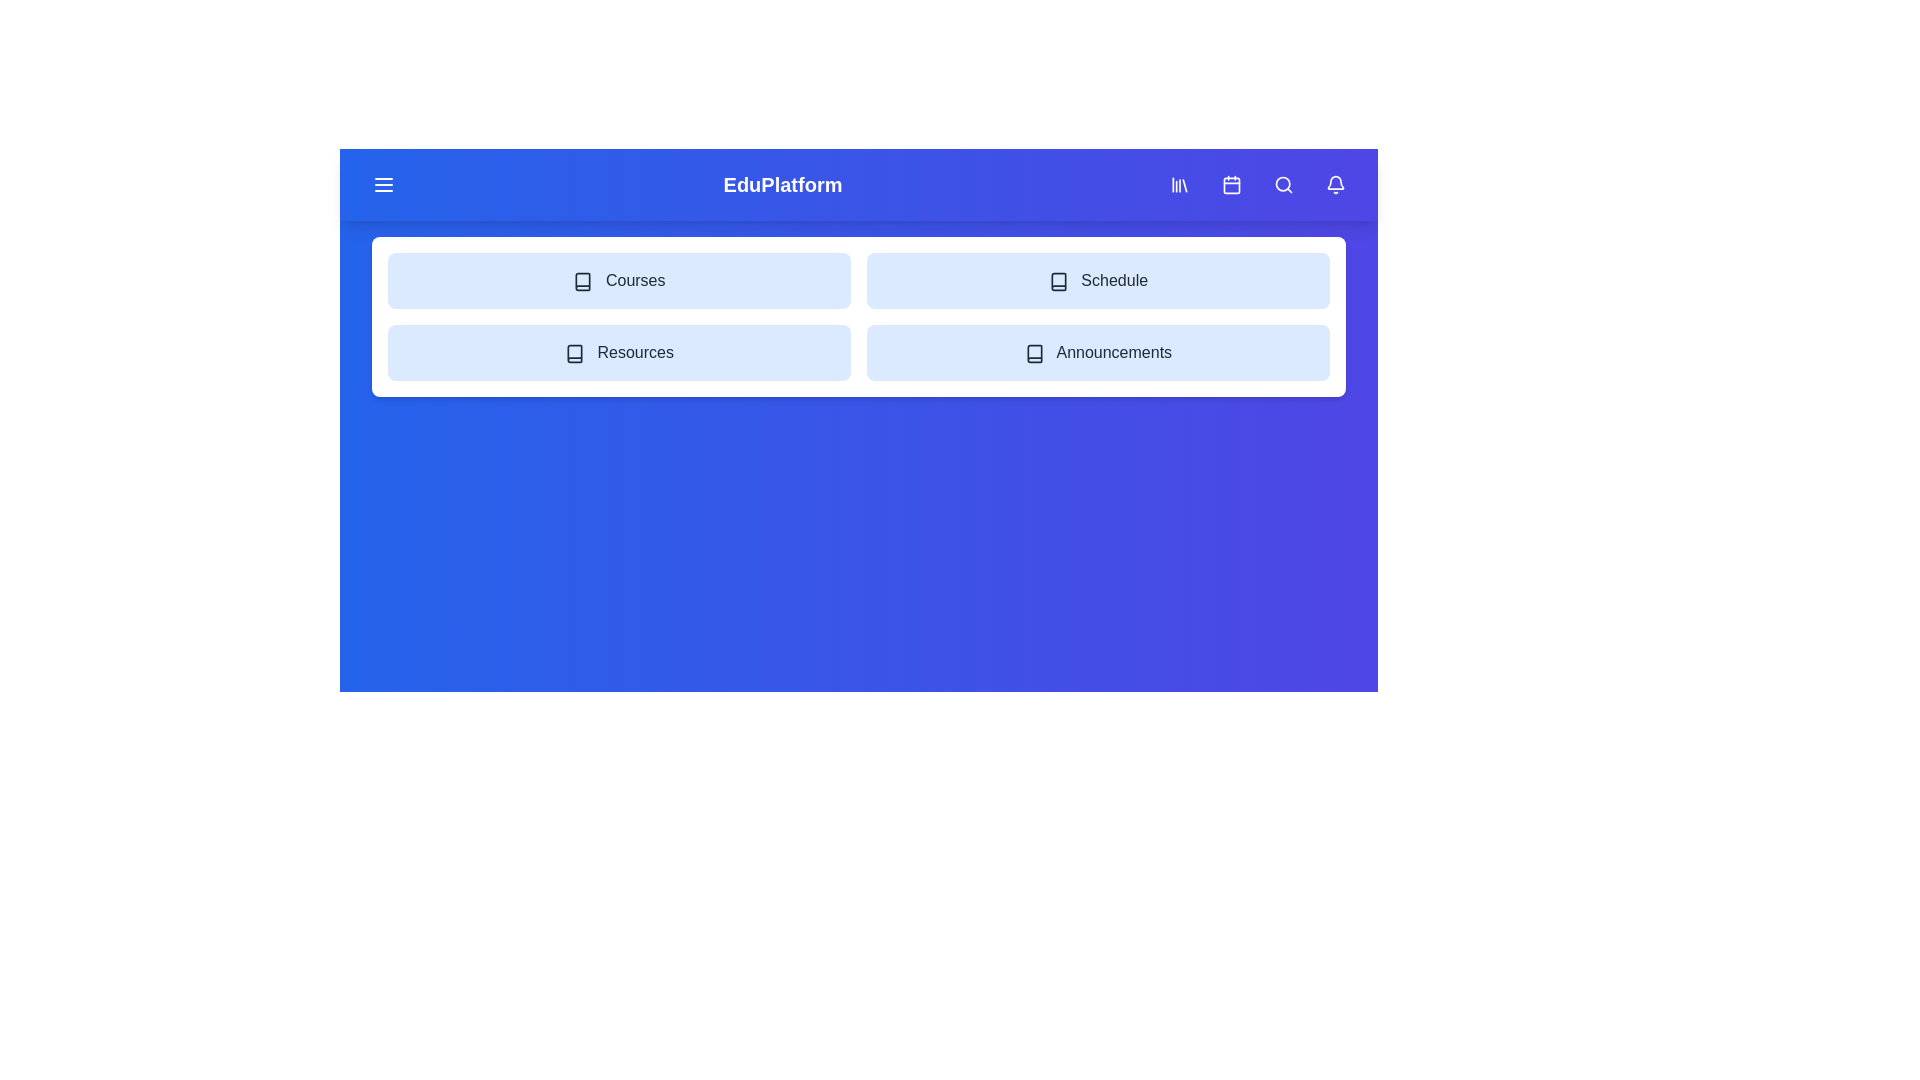 The image size is (1920, 1080). Describe the element at coordinates (1335, 185) in the screenshot. I see `the 'Notifications' icon button` at that location.